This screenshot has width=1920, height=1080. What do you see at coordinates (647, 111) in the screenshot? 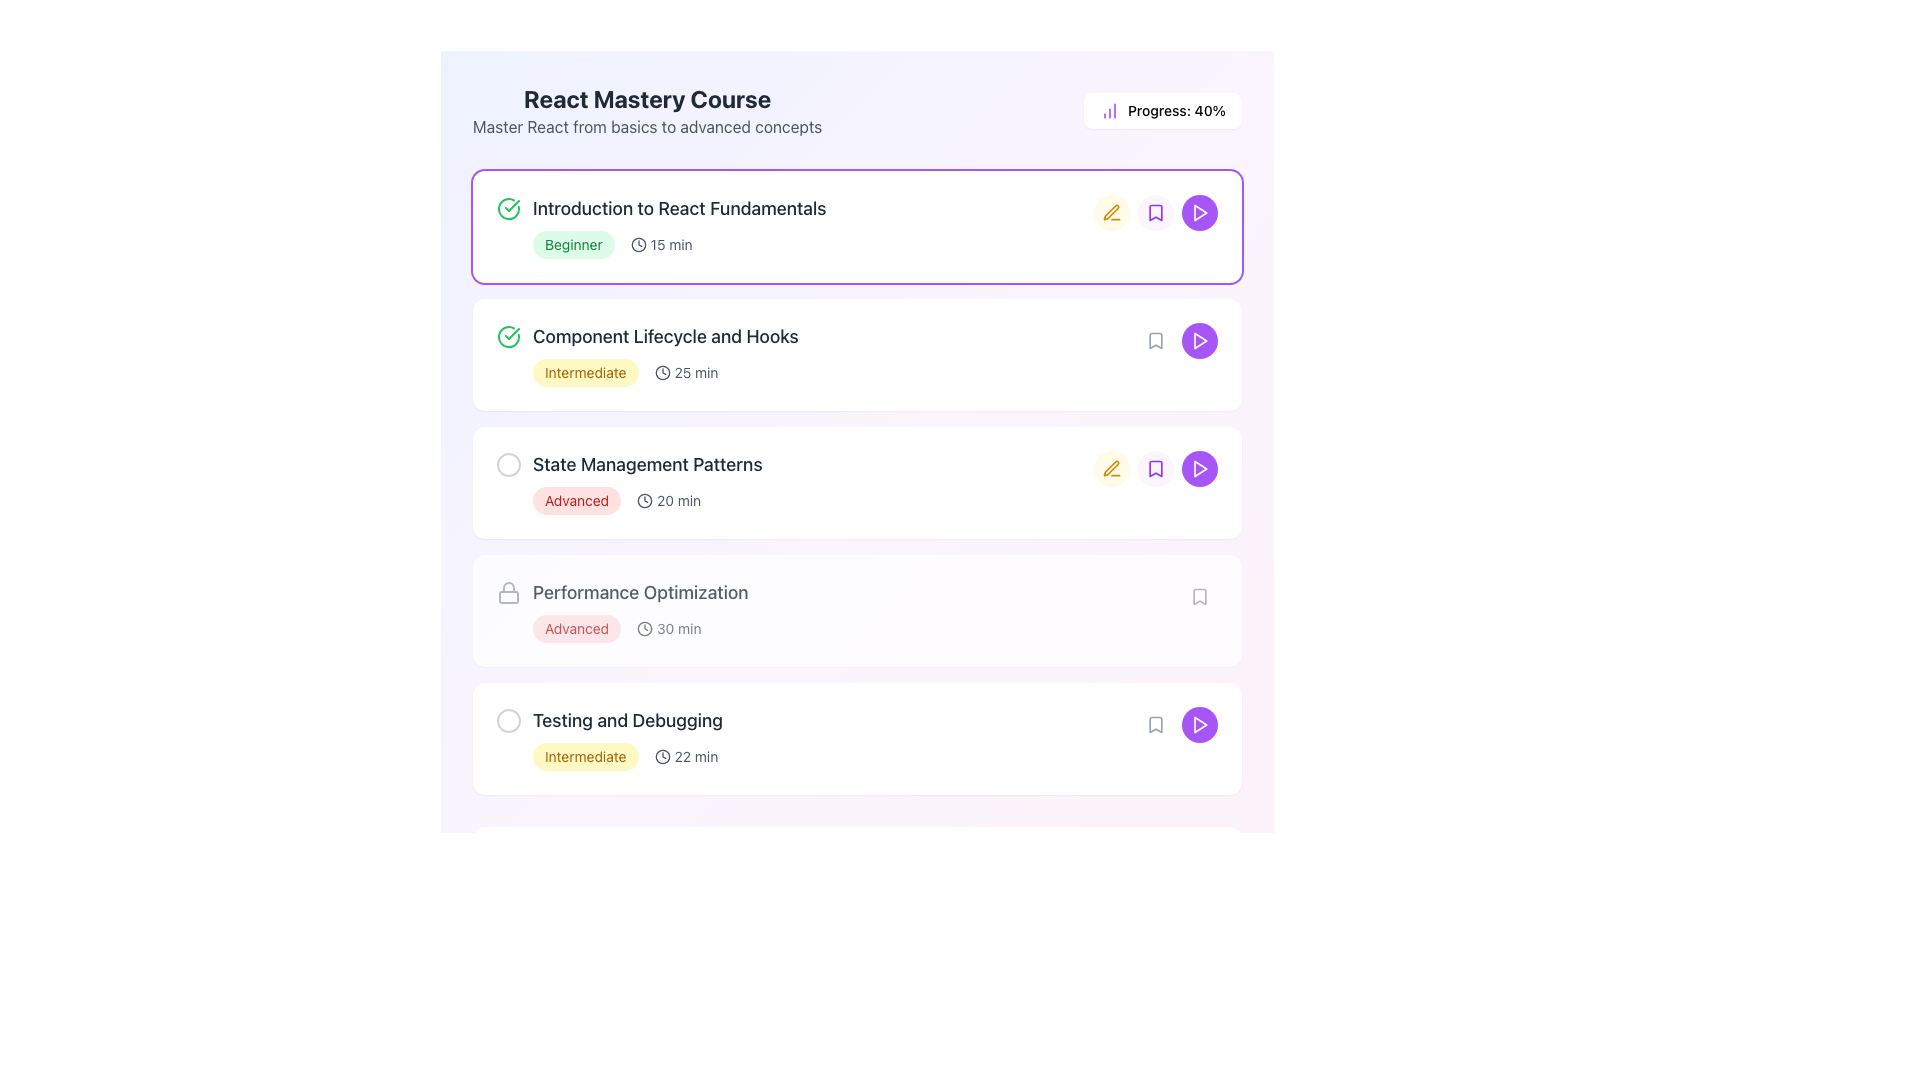
I see `the Text Block displaying 'React Mastery Course' with the bold title and supporting description, located at the top of the interface` at bounding box center [647, 111].